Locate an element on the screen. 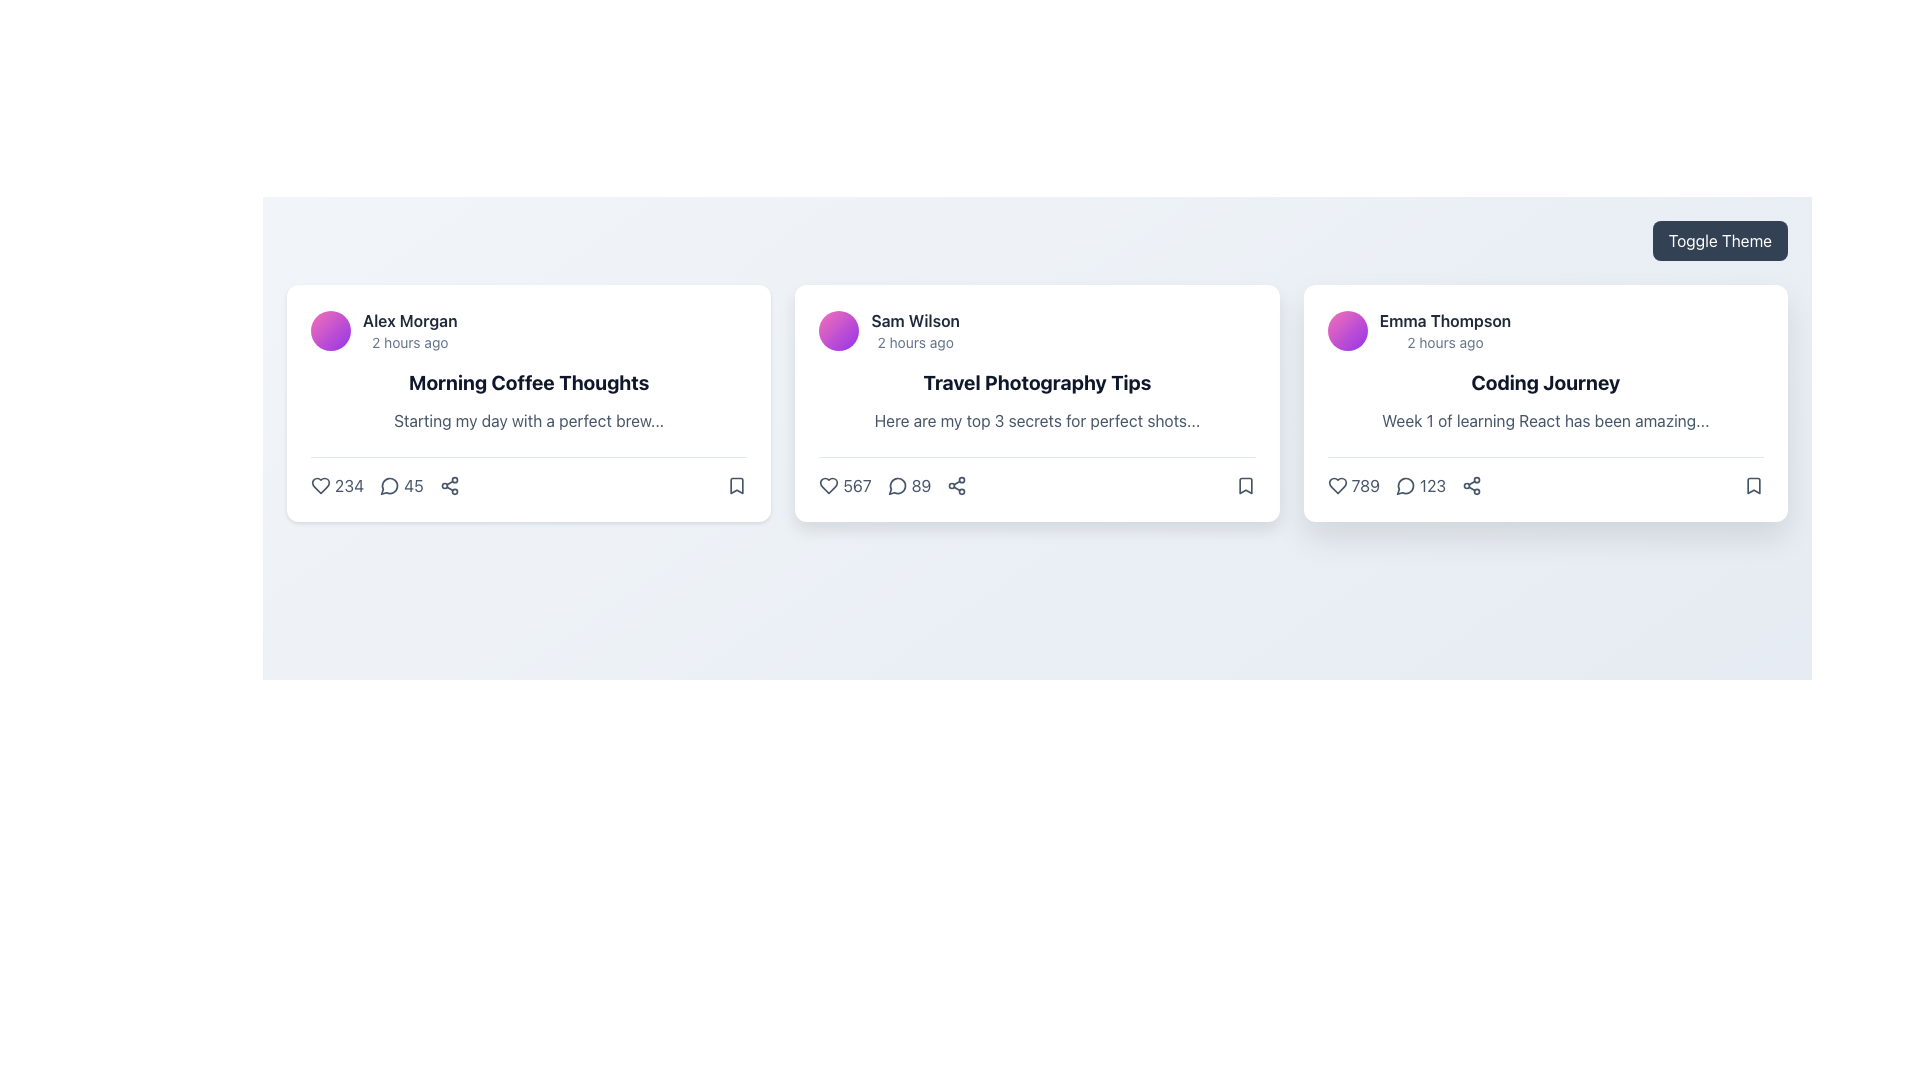  the text element that indicates the relative time of the post created or updated, located below the name 'Emma Thompson' in the card associated with her is located at coordinates (1445, 342).